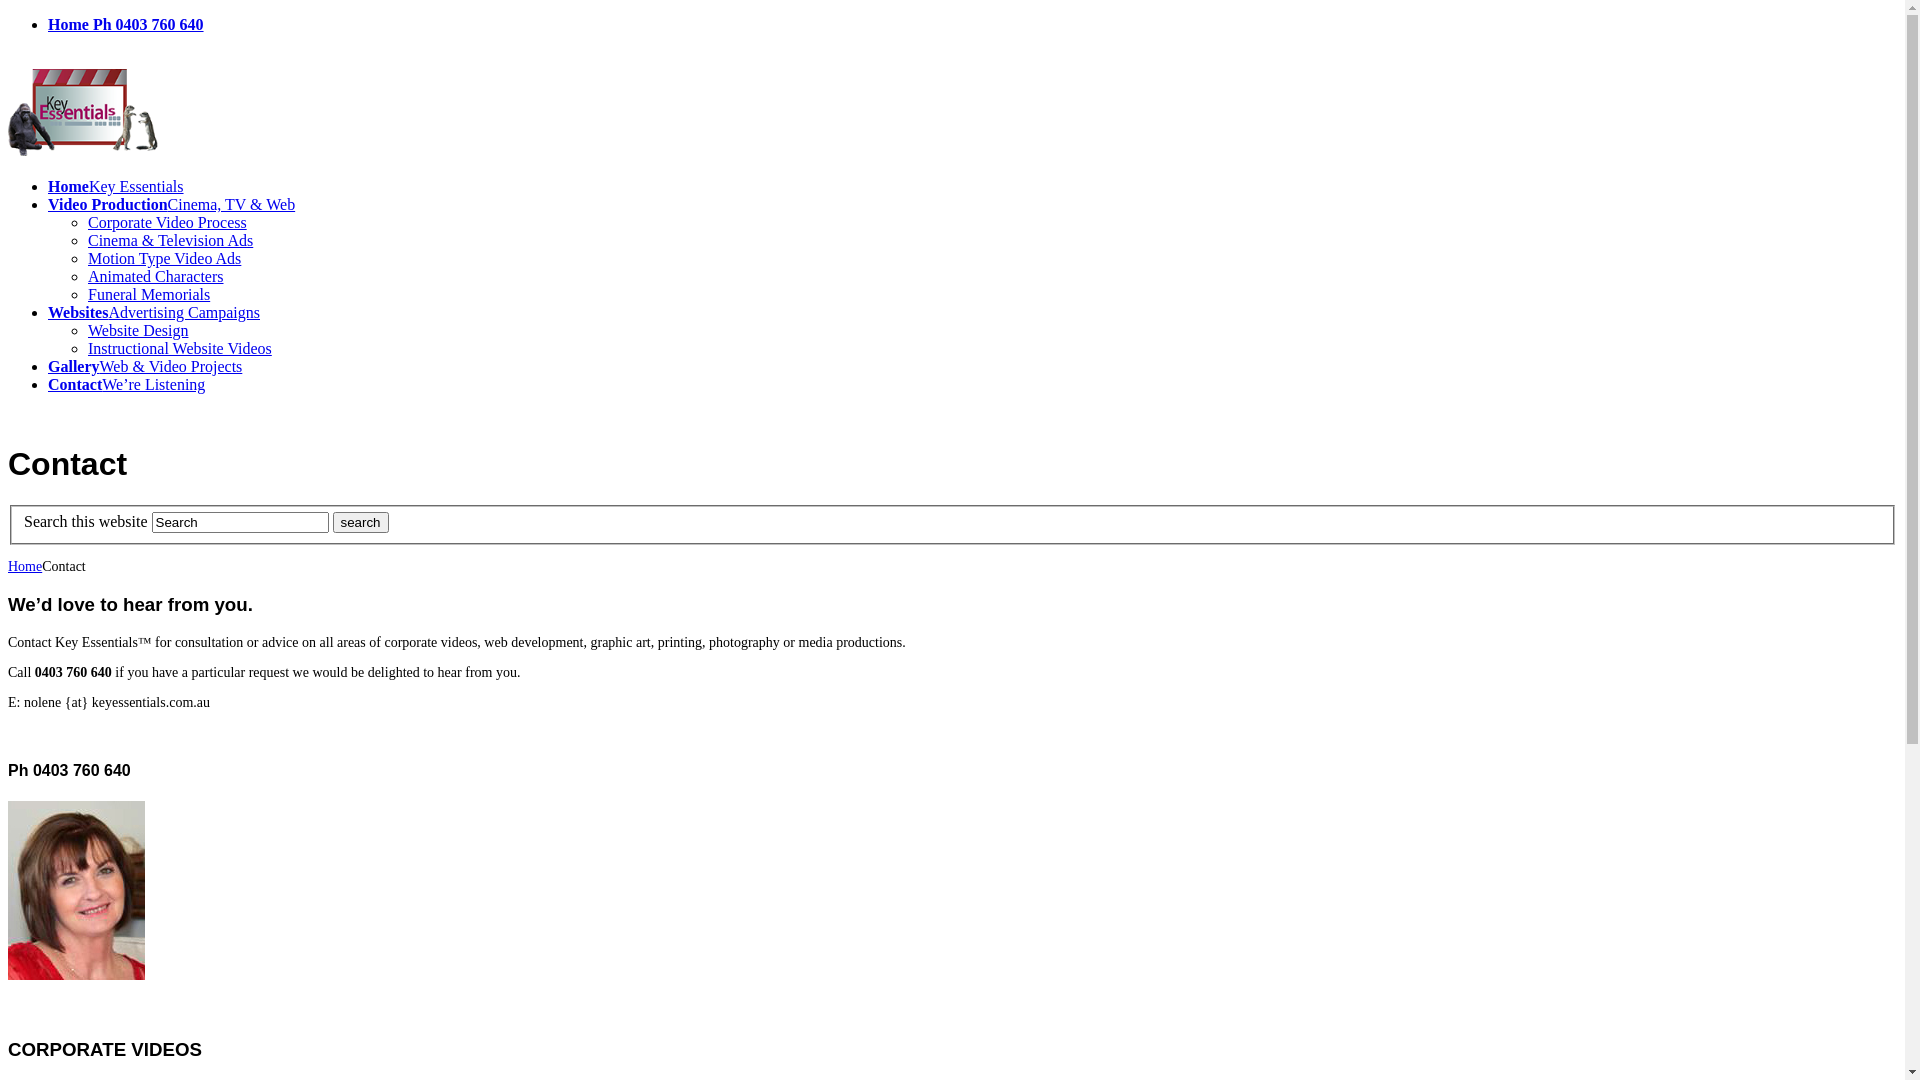  I want to click on 'Video ProductionCinema, TV & Web', so click(171, 204).